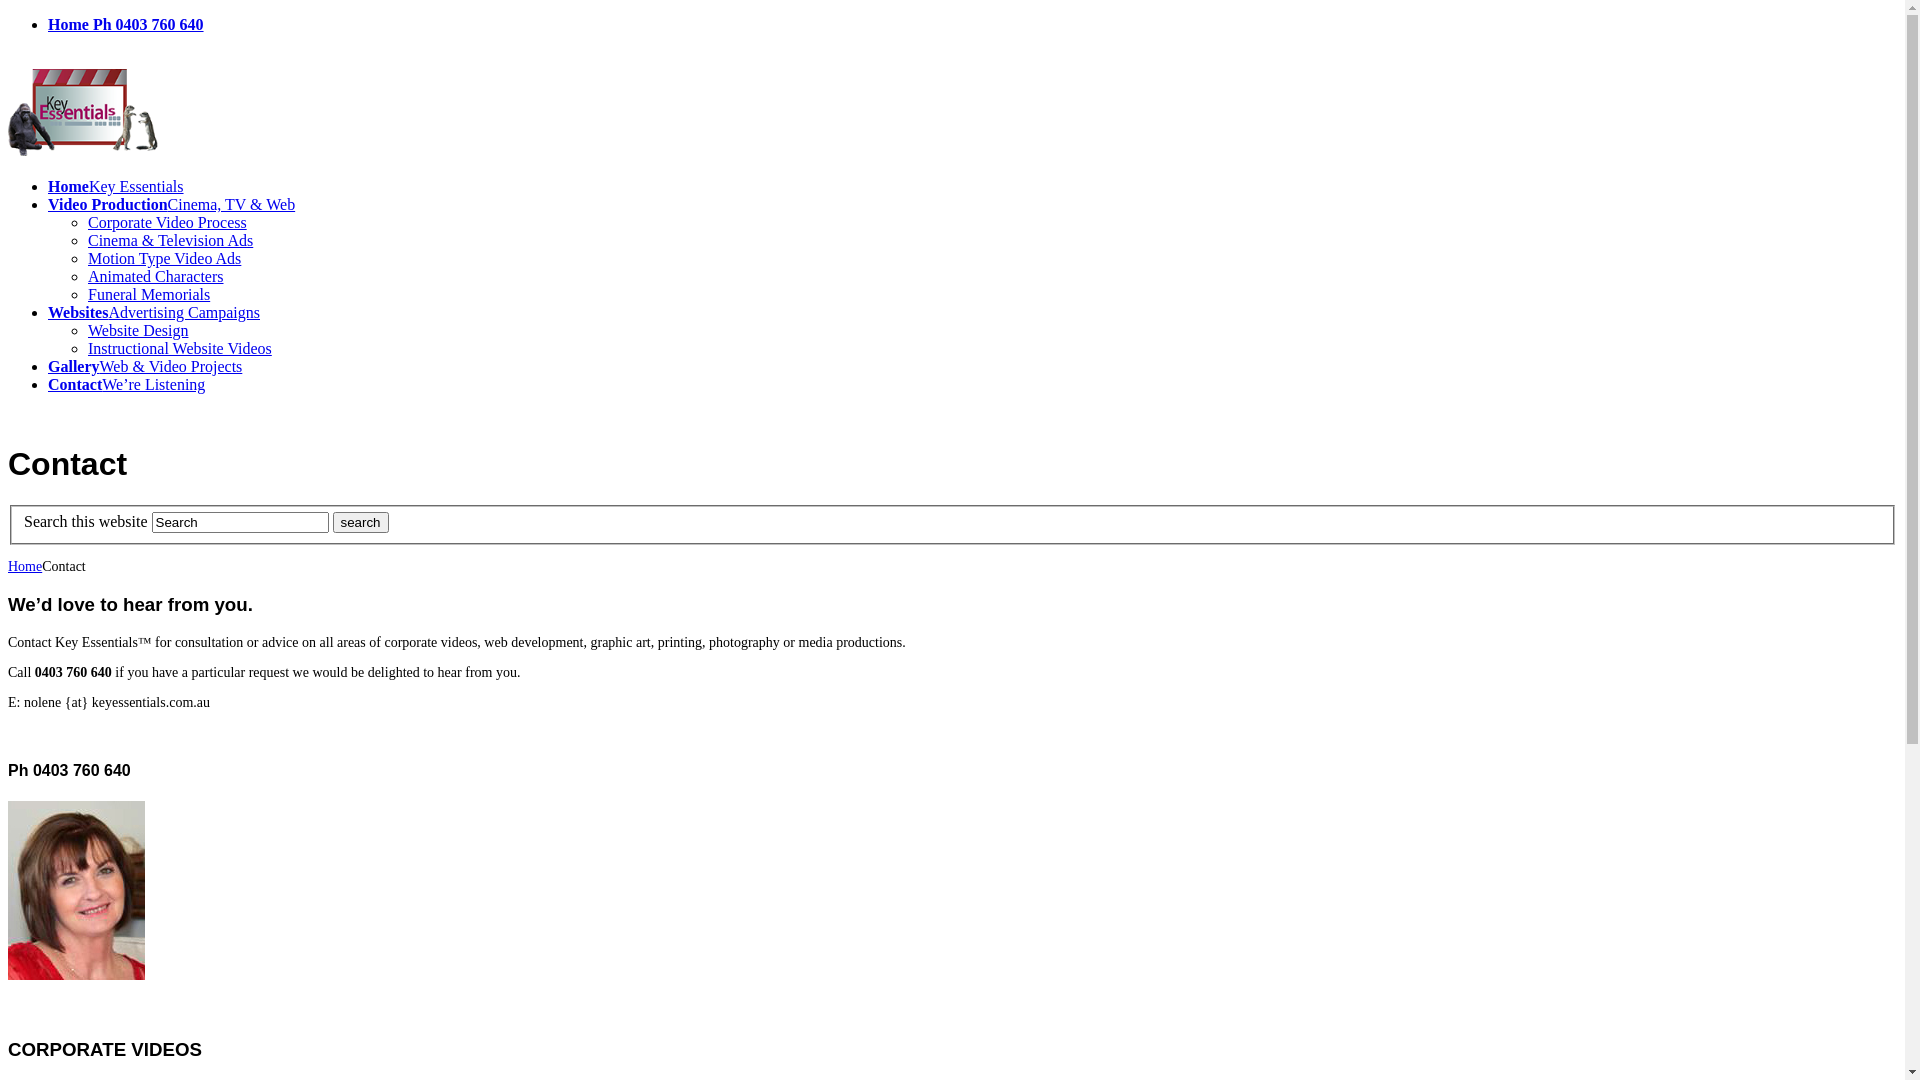  I want to click on 'Video ProductionCinema, TV & Web', so click(171, 204).